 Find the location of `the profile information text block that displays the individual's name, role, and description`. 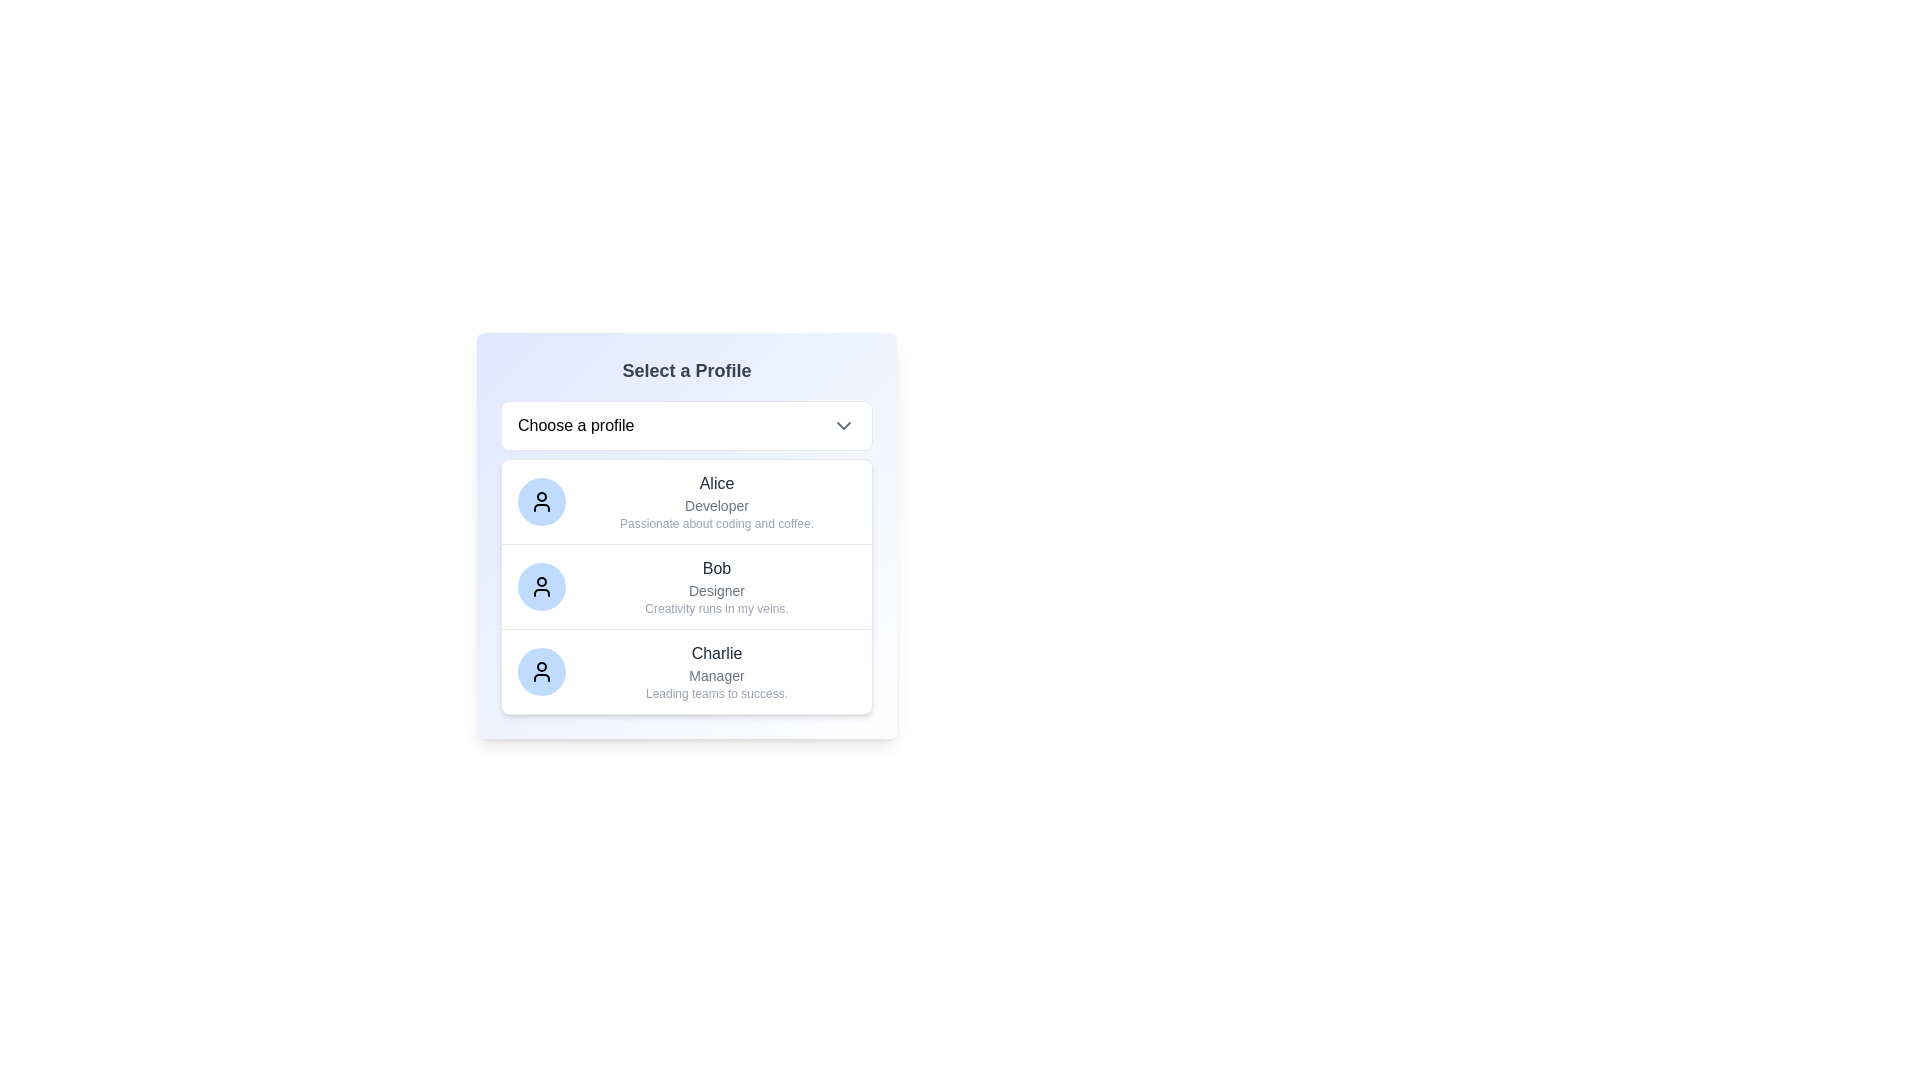

the profile information text block that displays the individual's name, role, and description is located at coordinates (716, 500).